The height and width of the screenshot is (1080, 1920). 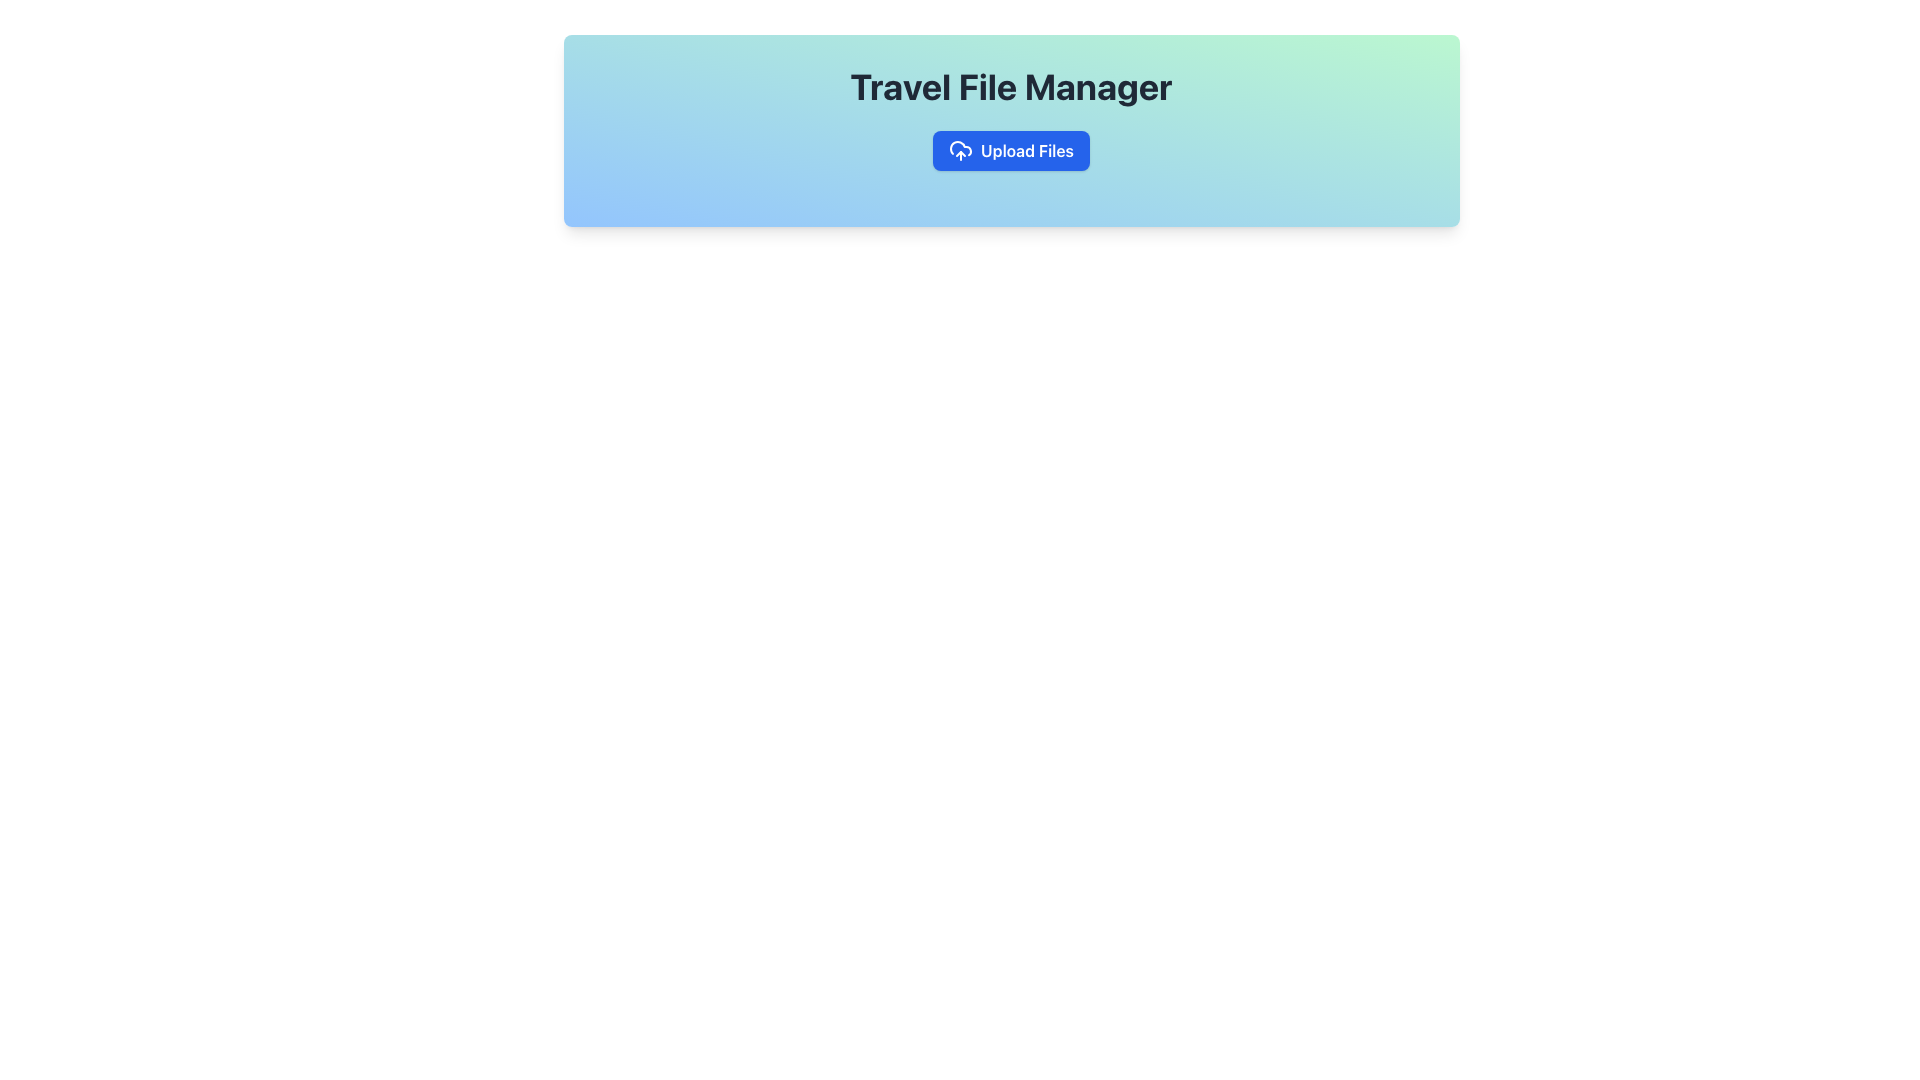 I want to click on the file upload button located below the 'Travel File Manager' title to visualize hover effects, so click(x=1011, y=149).